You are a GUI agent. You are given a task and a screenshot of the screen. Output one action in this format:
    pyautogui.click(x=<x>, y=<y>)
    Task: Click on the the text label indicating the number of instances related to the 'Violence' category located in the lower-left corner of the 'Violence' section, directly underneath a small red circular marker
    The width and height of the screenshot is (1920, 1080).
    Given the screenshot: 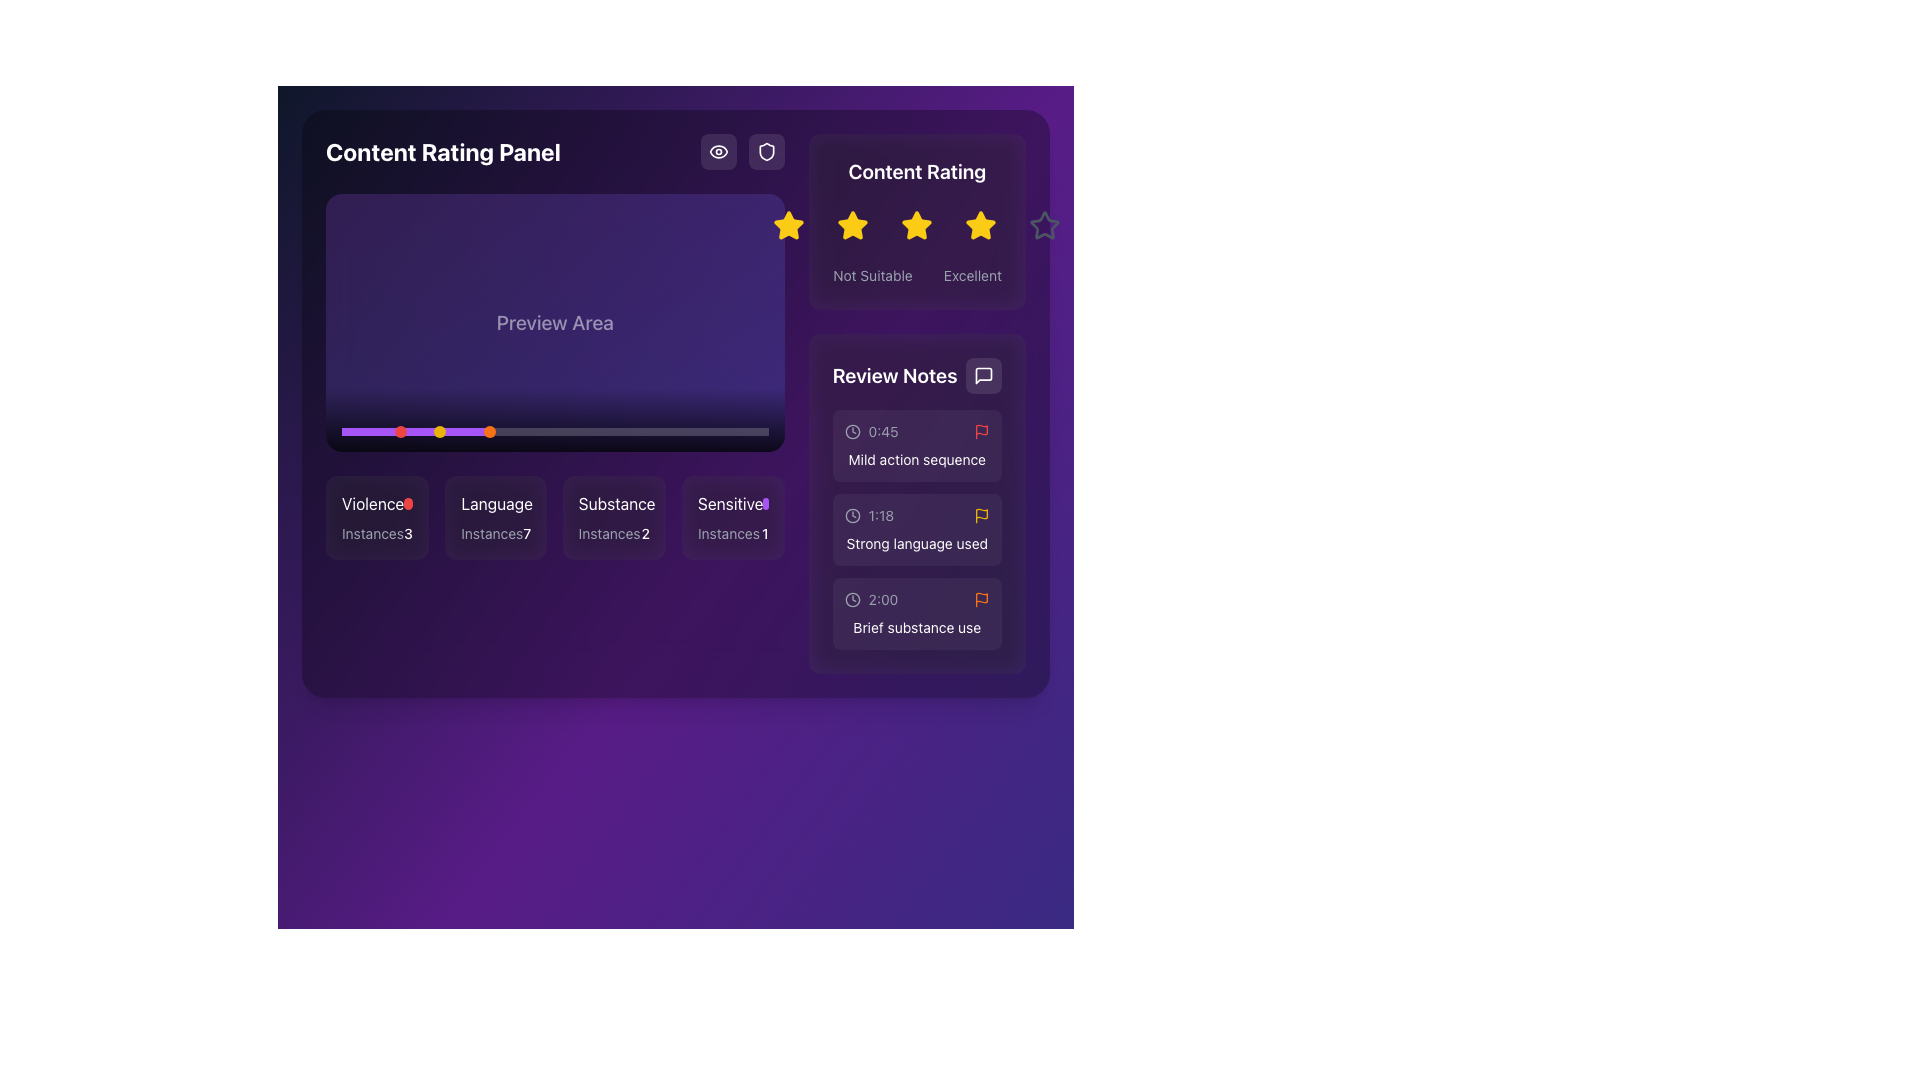 What is the action you would take?
    pyautogui.click(x=377, y=532)
    